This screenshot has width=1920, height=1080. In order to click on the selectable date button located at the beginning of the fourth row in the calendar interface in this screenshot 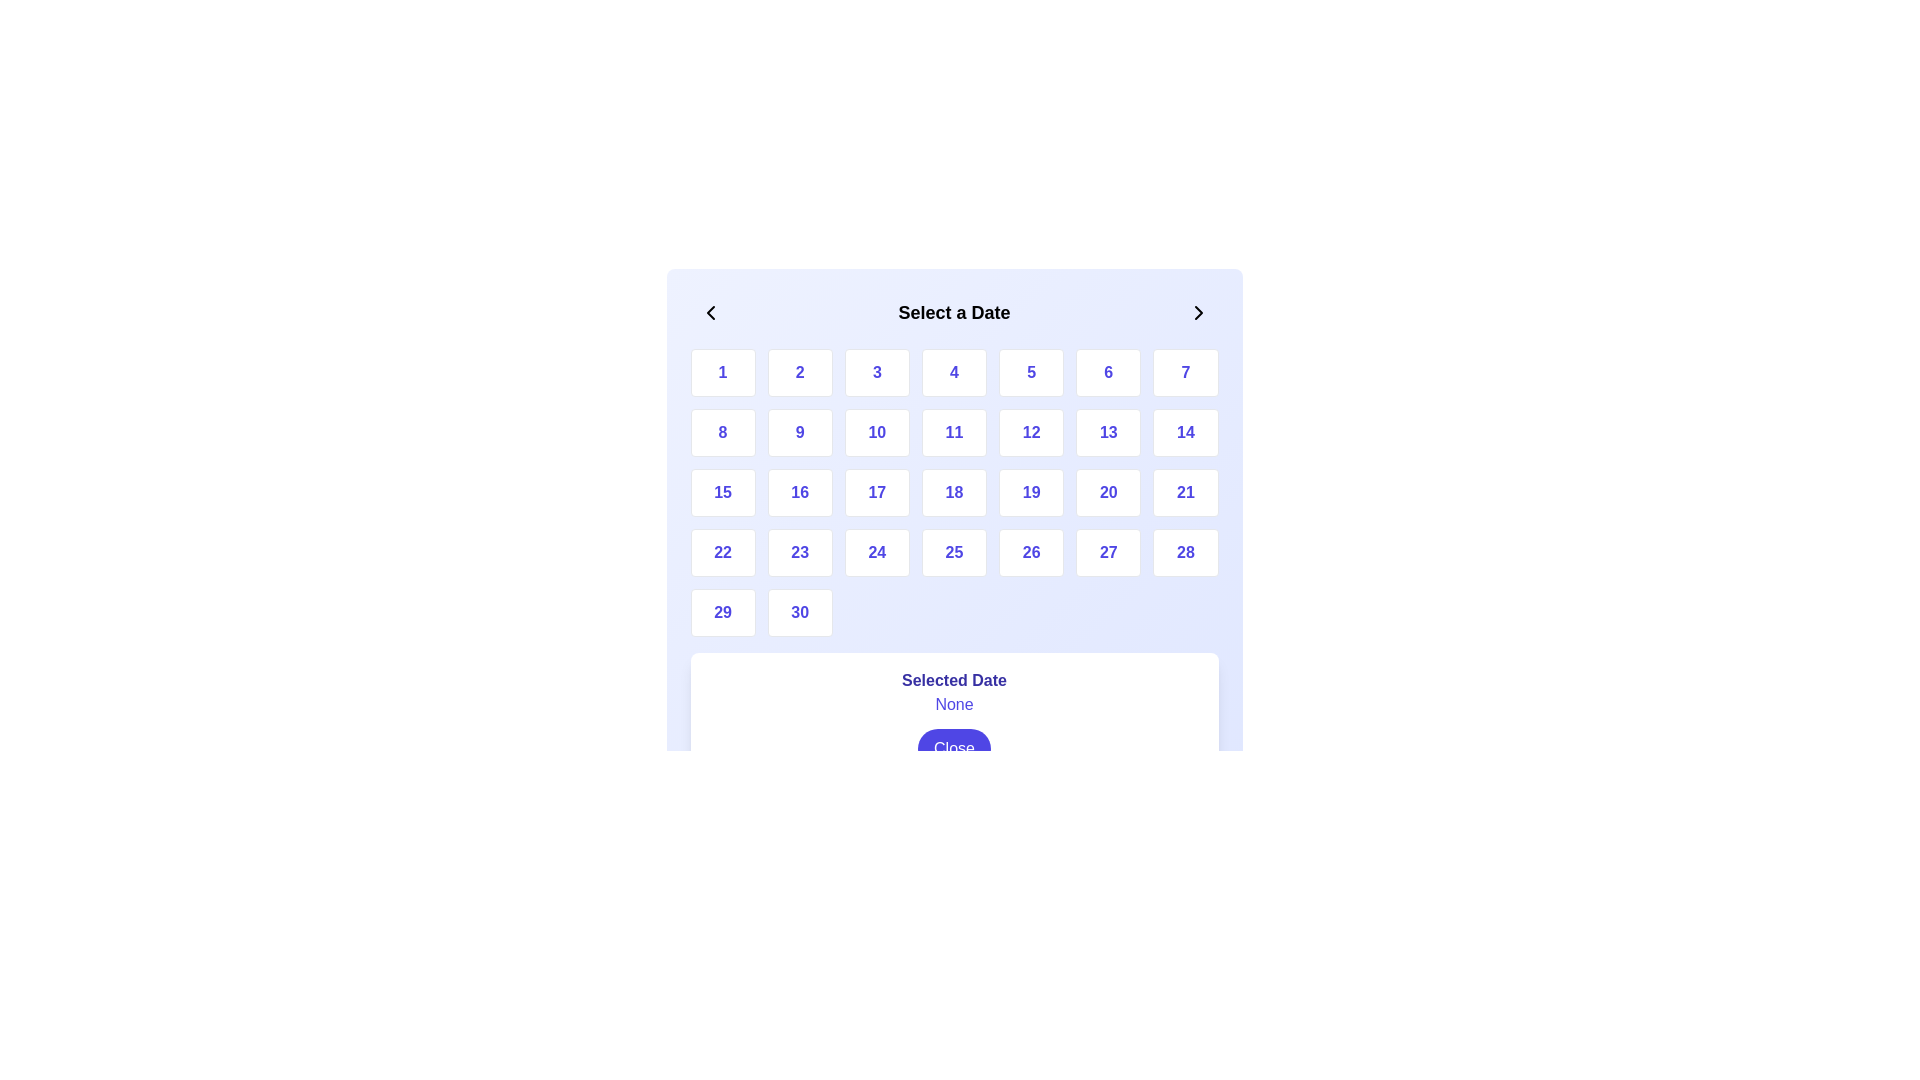, I will do `click(722, 552)`.